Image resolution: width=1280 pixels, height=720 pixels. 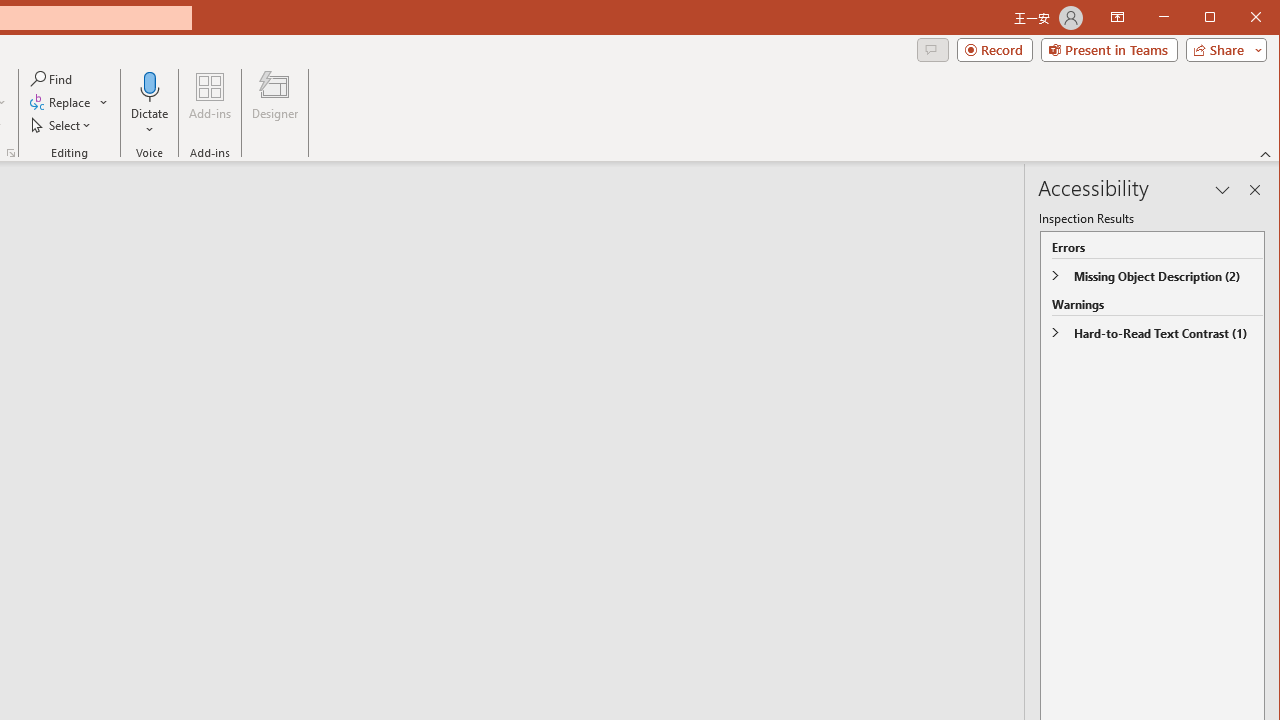 I want to click on 'Maximize', so click(x=1238, y=19).